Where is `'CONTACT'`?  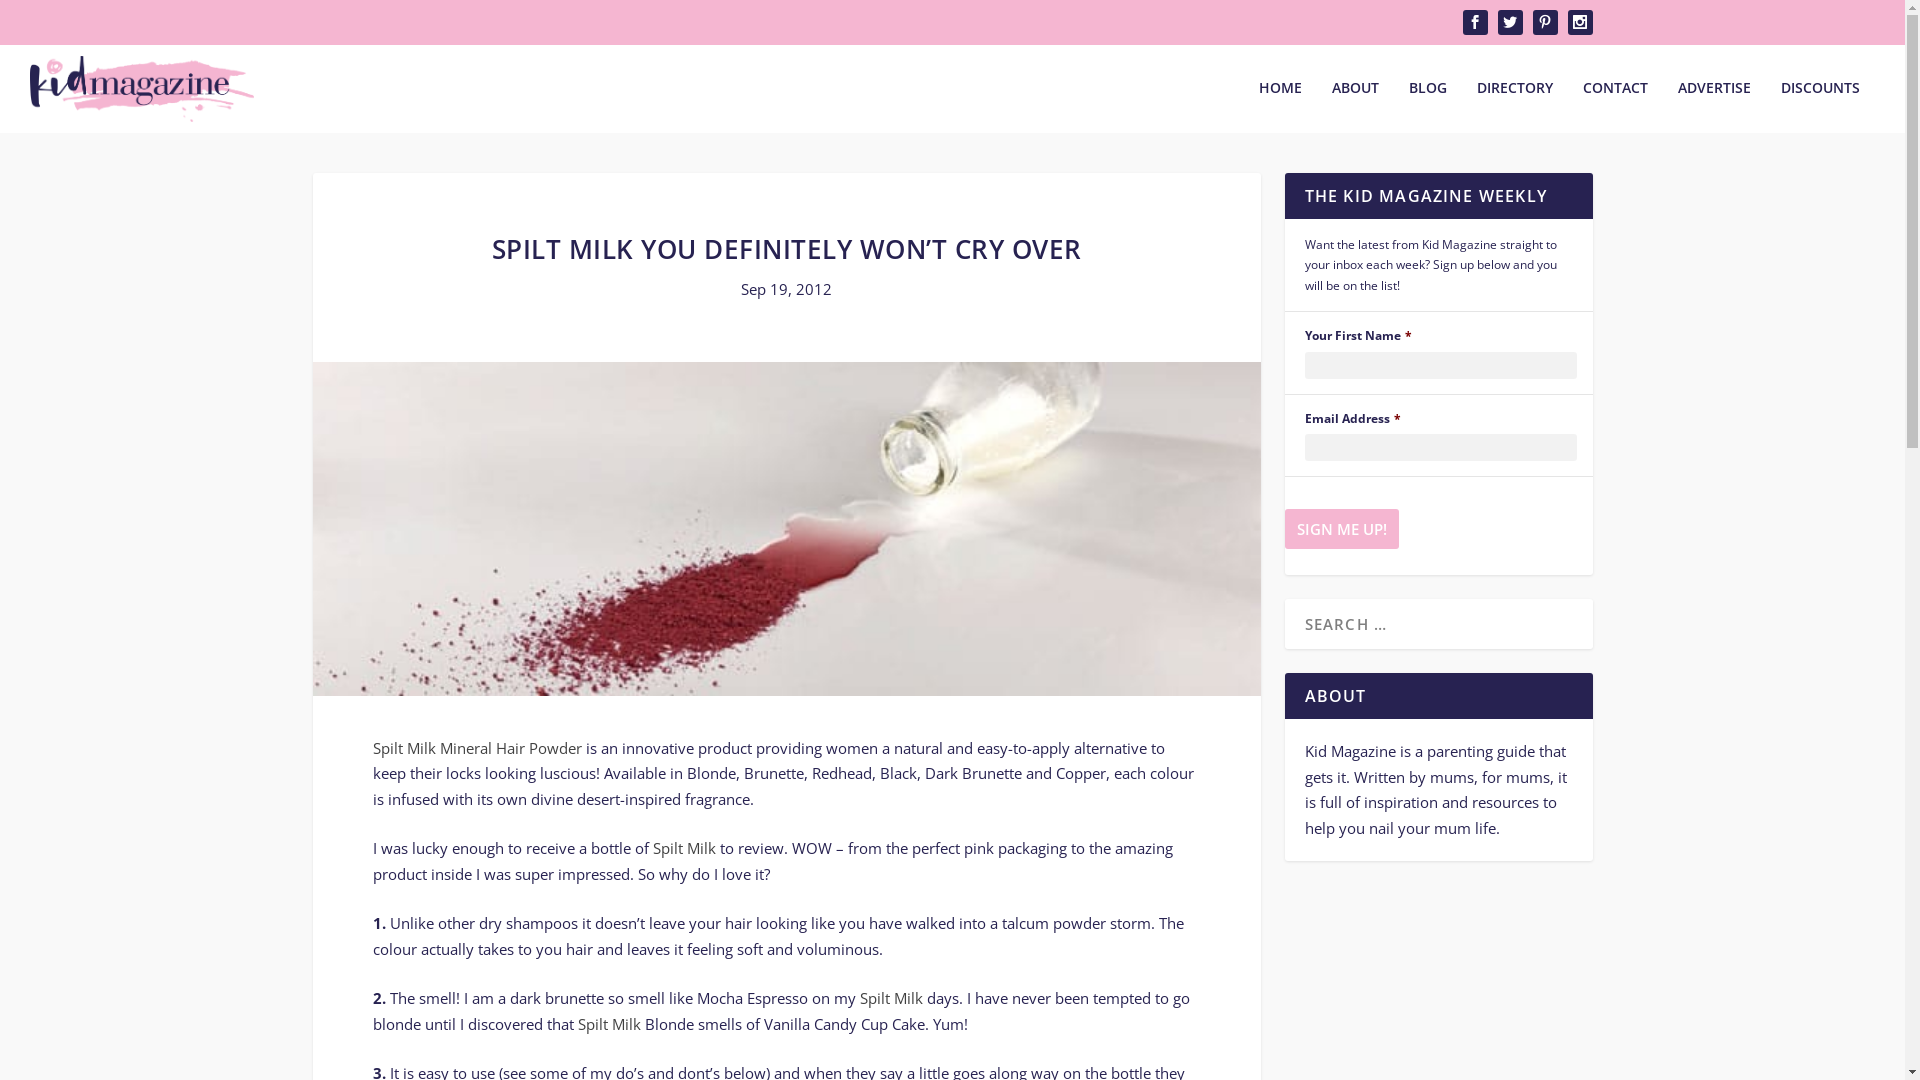
'CONTACT' is located at coordinates (1615, 106).